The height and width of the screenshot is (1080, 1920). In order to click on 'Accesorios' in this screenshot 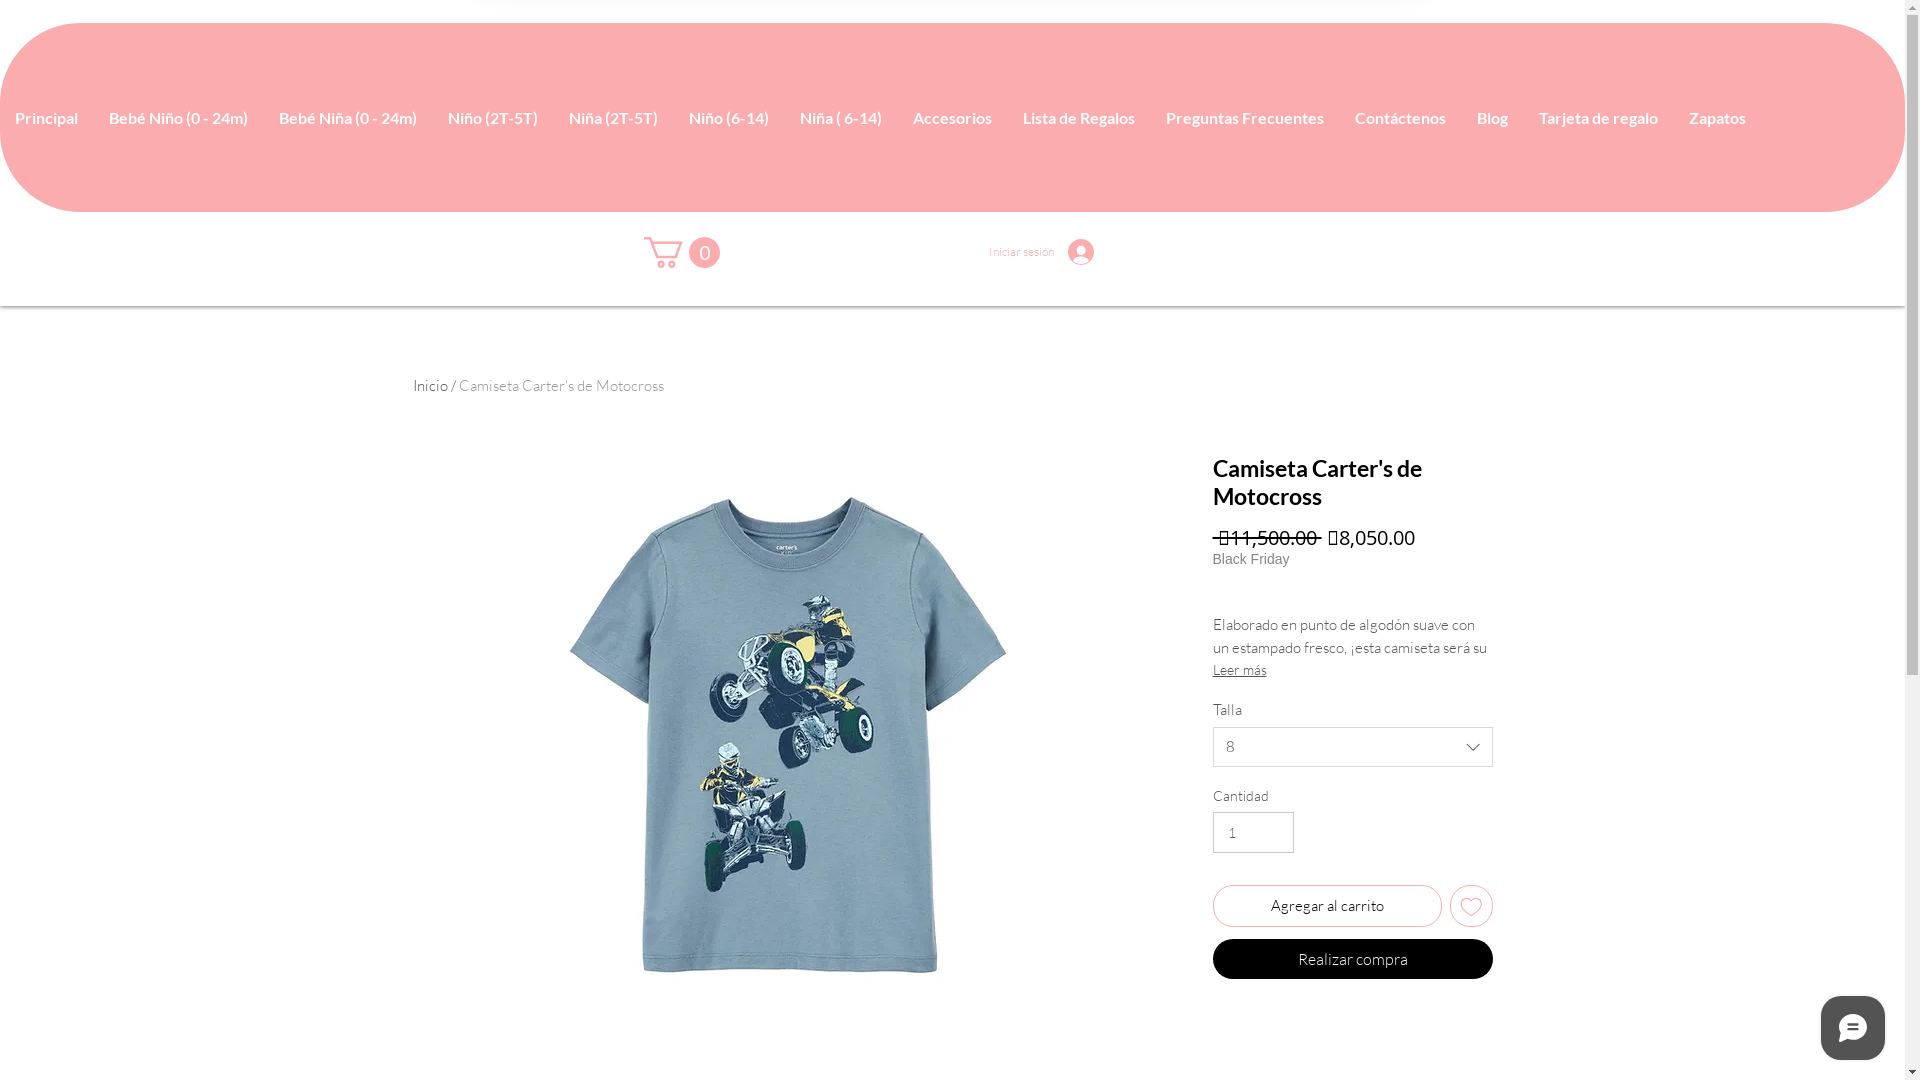, I will do `click(950, 117)`.